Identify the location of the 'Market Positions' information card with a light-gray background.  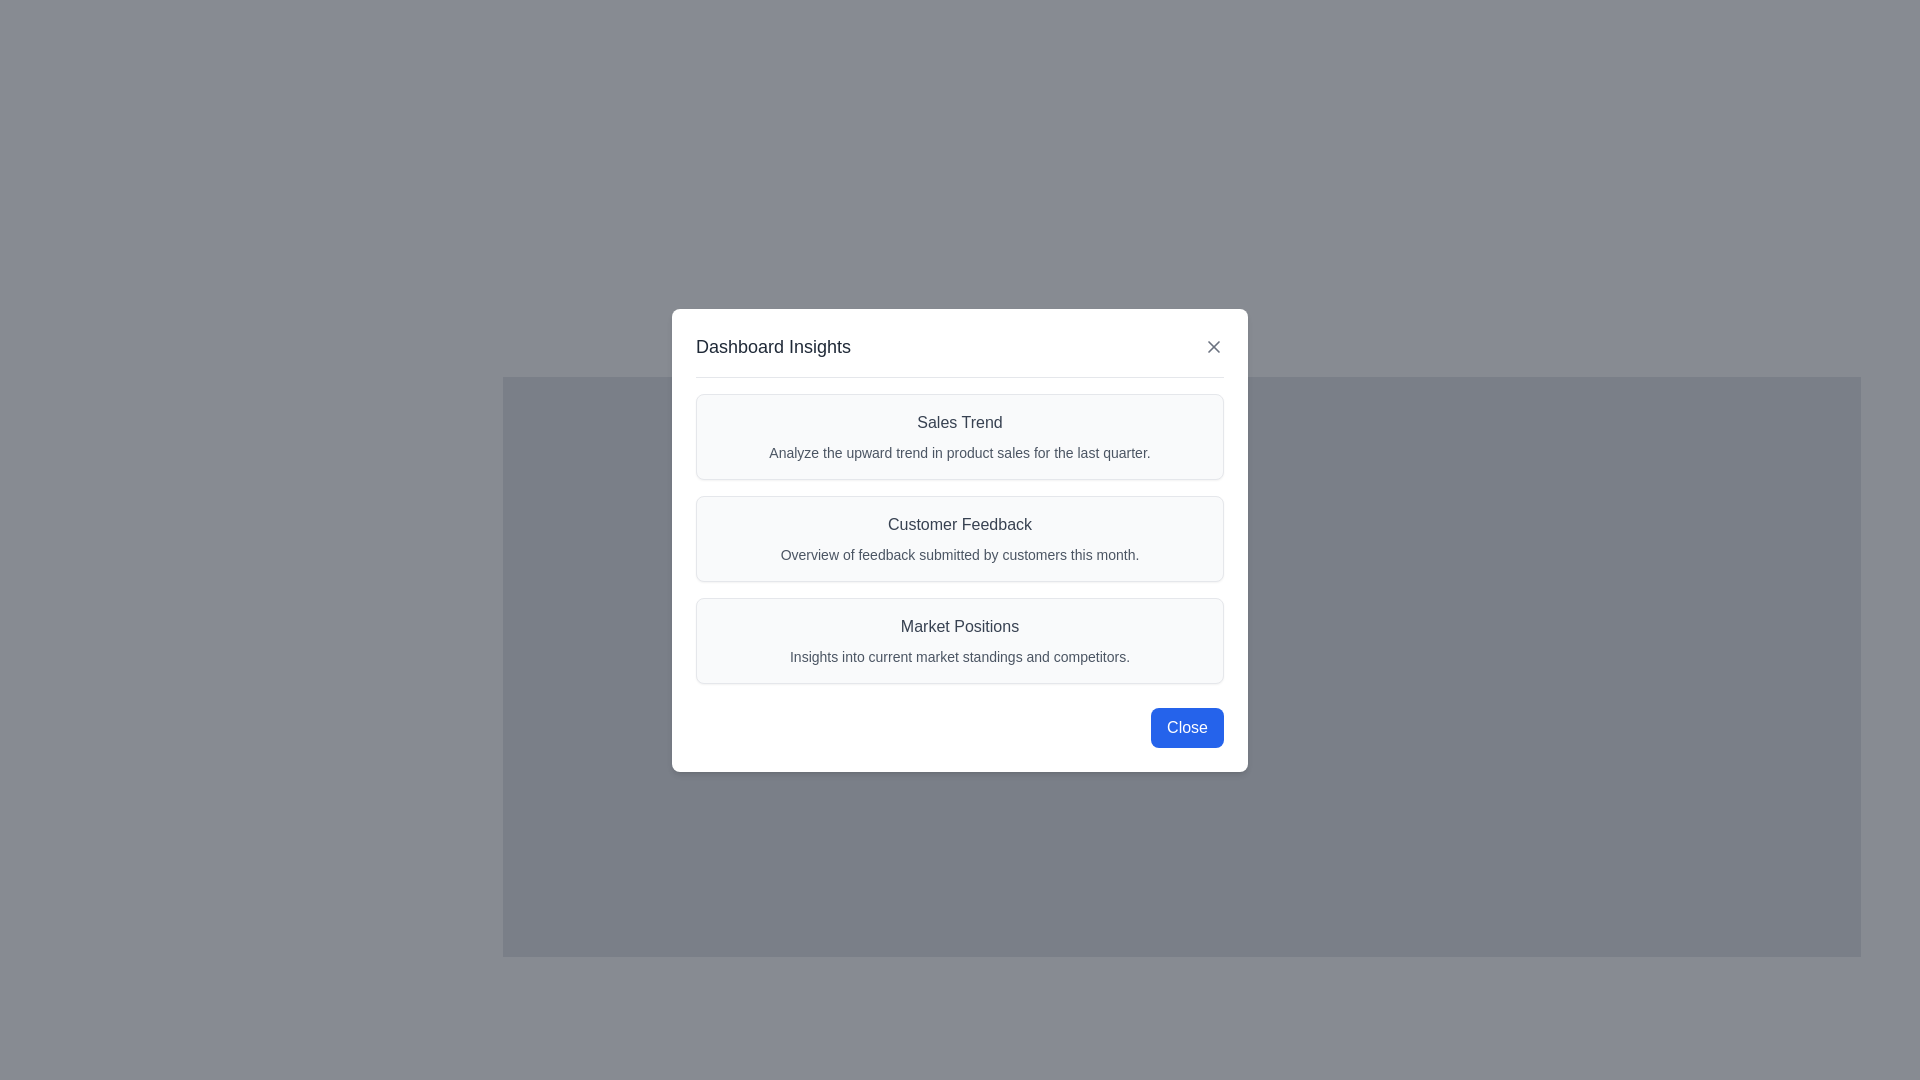
(960, 640).